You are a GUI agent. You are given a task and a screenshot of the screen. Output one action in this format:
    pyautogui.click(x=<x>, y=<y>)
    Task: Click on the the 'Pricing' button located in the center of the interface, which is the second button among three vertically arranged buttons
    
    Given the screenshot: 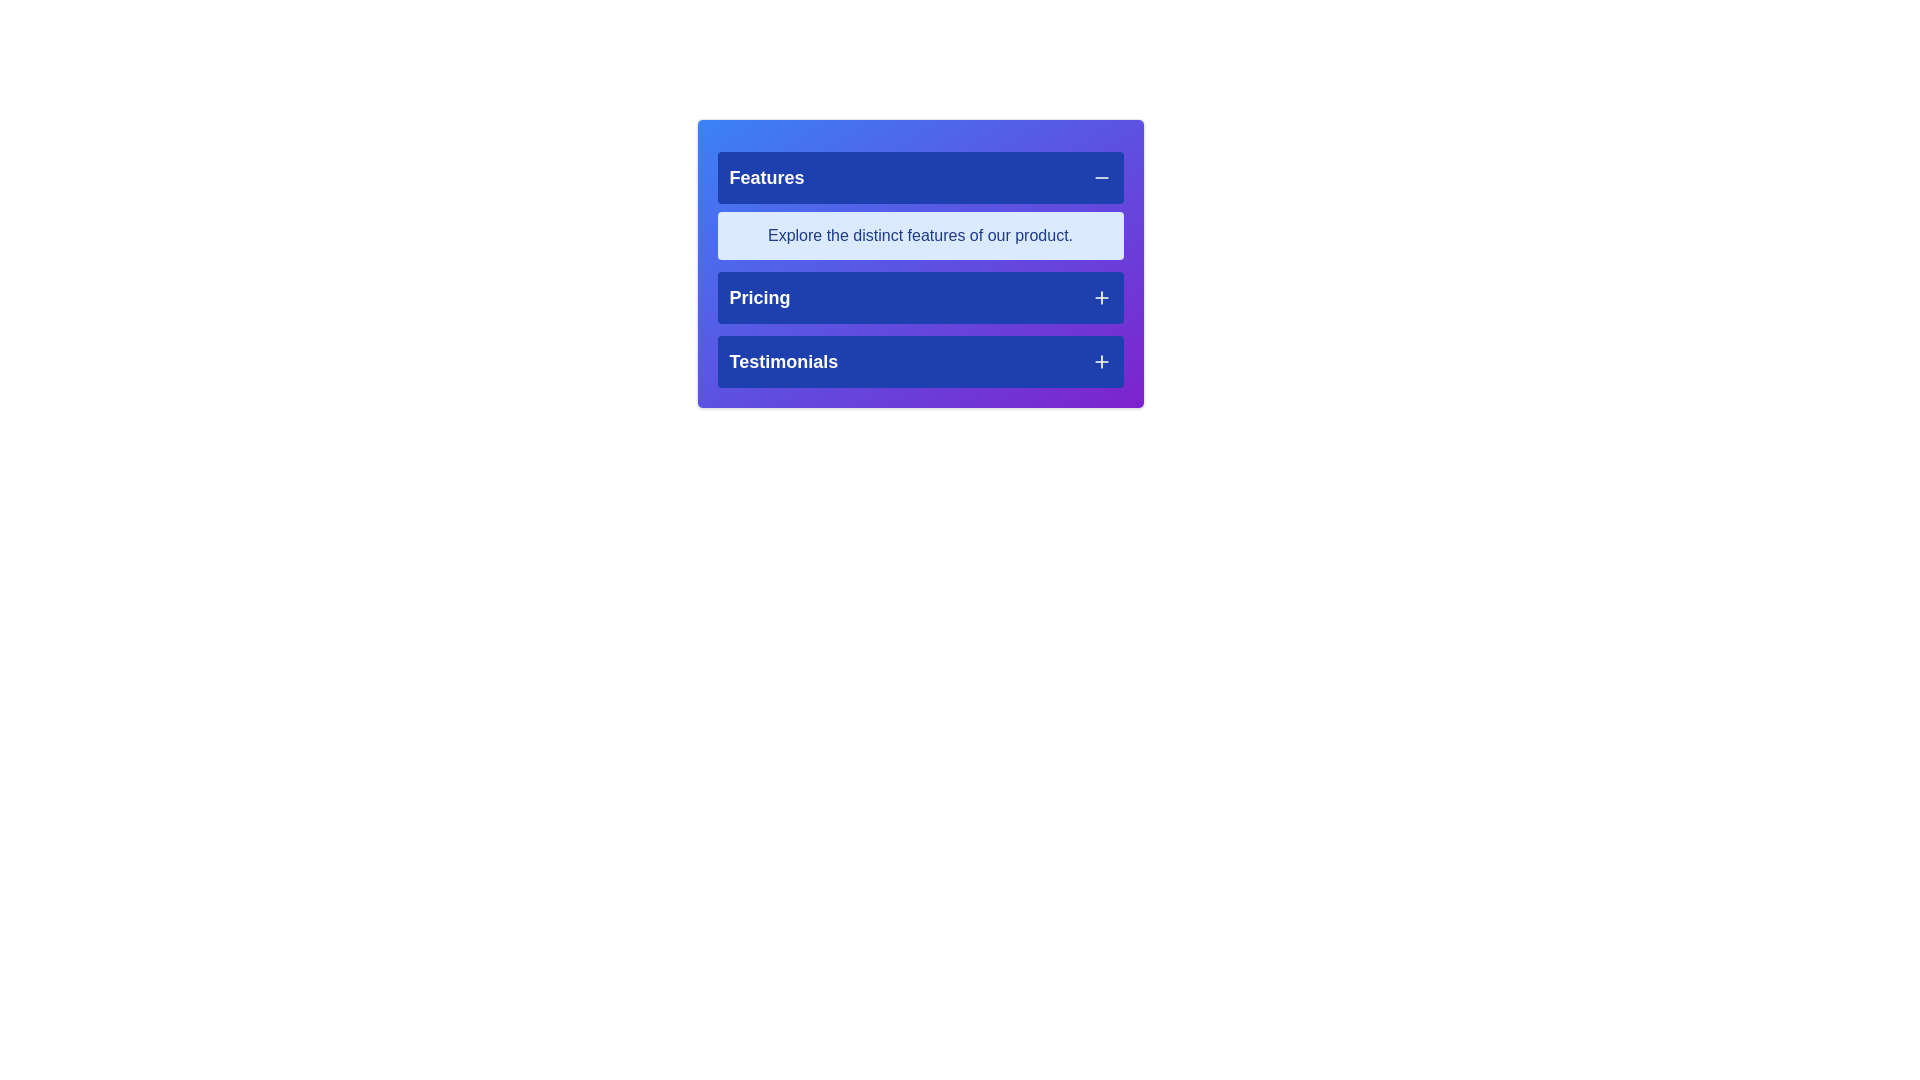 What is the action you would take?
    pyautogui.click(x=919, y=297)
    